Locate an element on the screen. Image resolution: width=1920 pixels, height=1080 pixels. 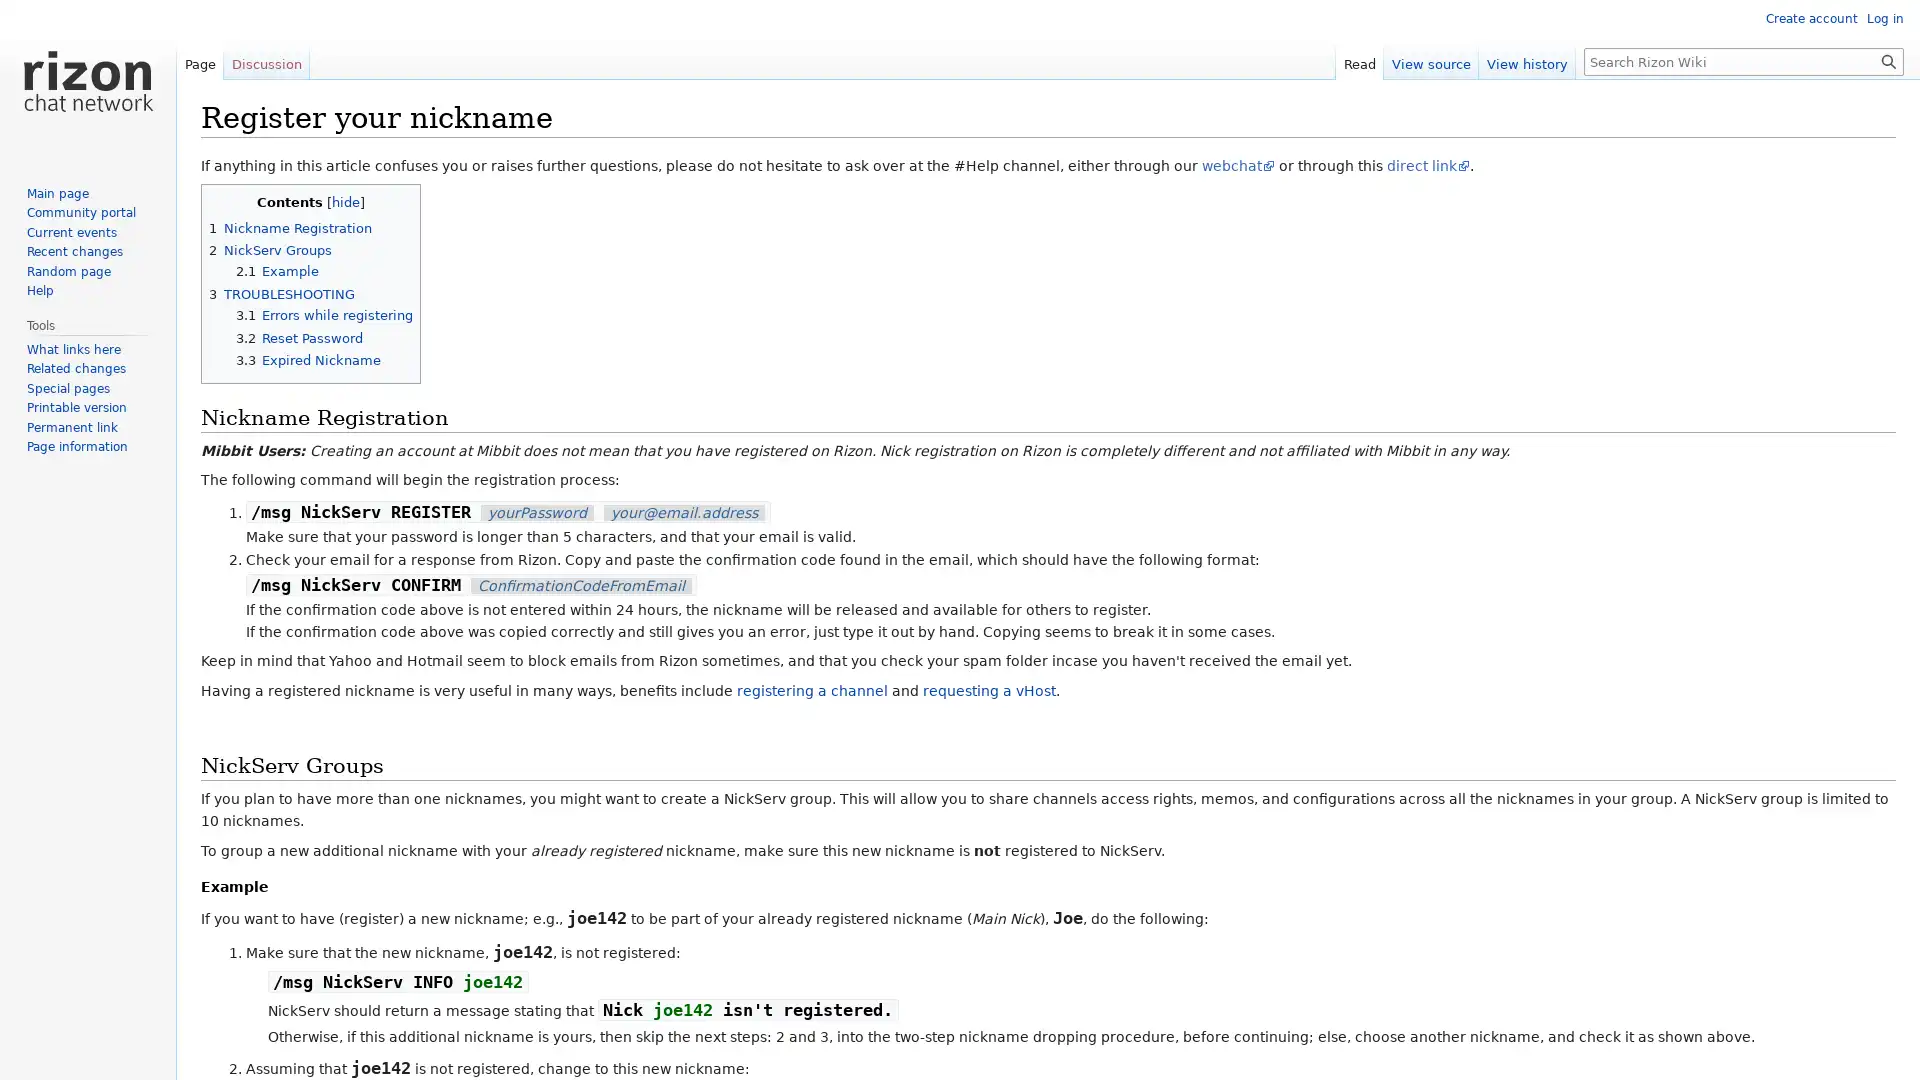
Go is located at coordinates (1888, 60).